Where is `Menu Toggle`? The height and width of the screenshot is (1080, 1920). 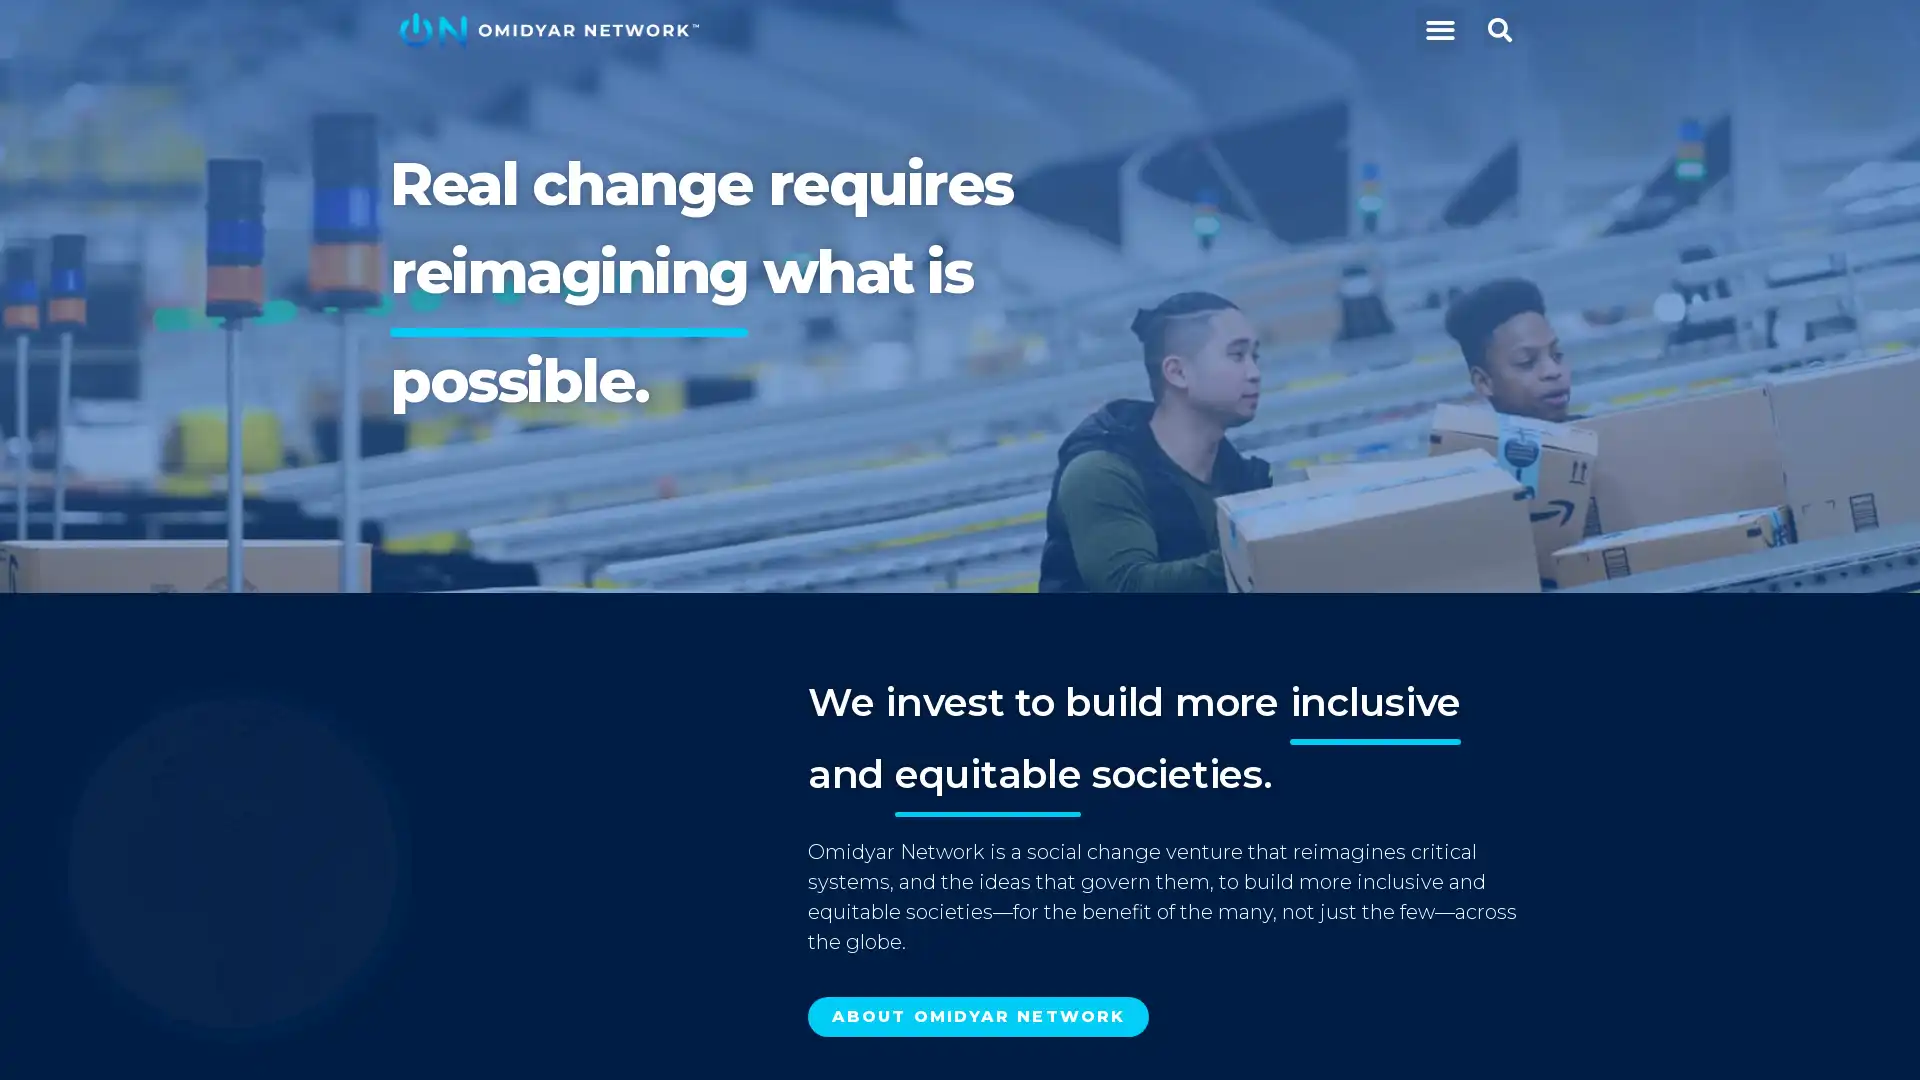 Menu Toggle is located at coordinates (1438, 30).